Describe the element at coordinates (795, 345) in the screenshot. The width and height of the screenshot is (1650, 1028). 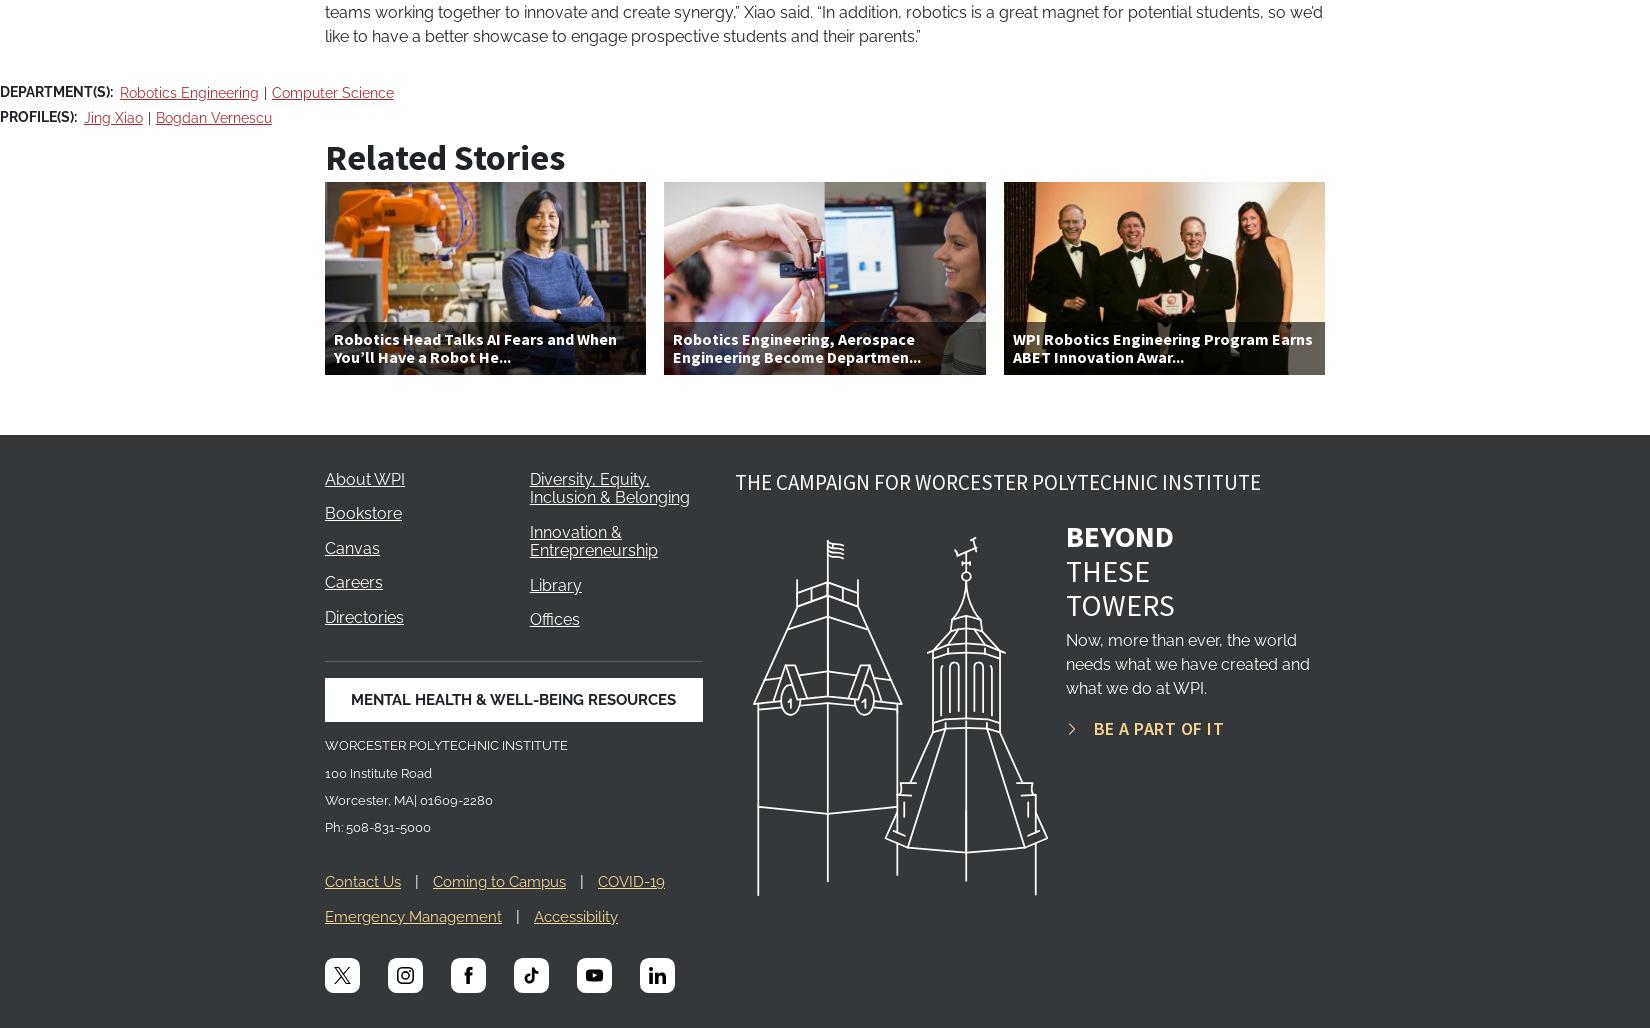
I see `'Robotics Engineering, Aerospace Engineering Become Departmen...'` at that location.